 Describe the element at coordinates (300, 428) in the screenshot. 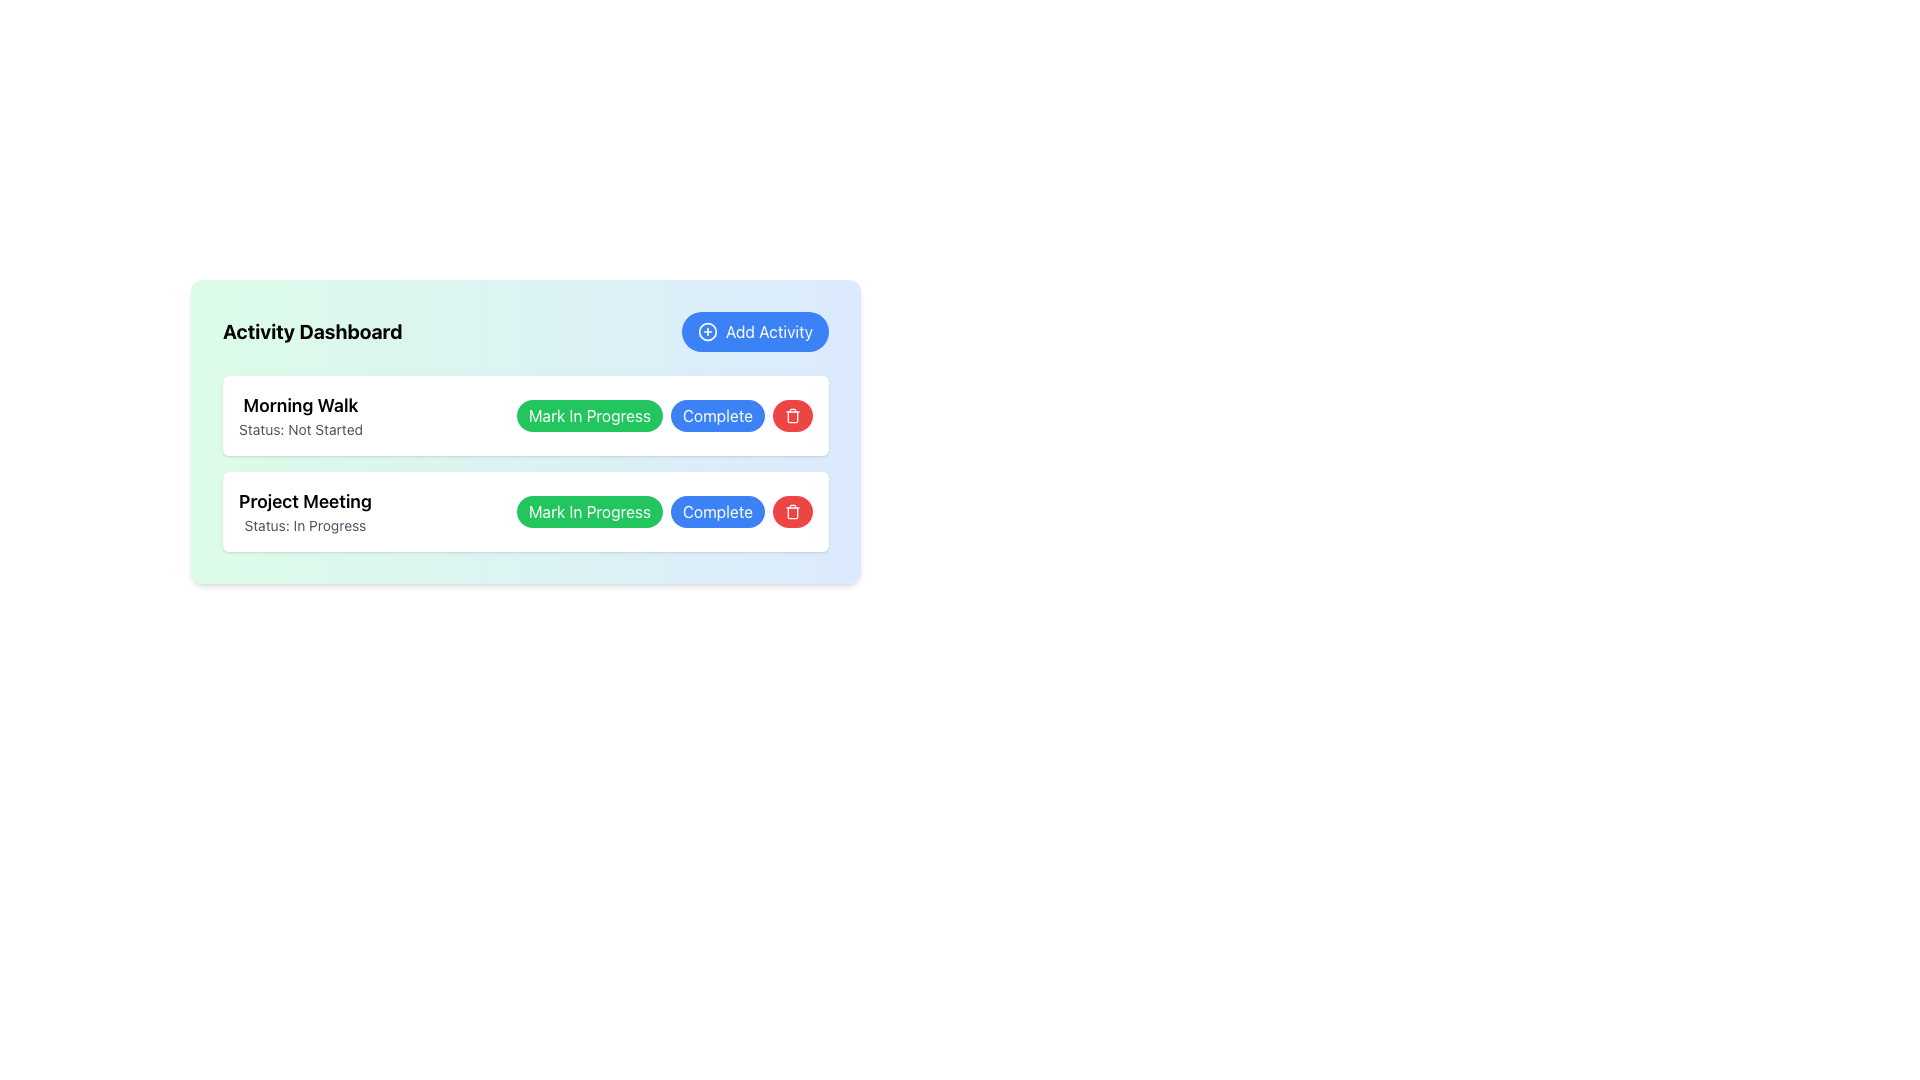

I see `the text label displaying 'Status: Not Started' located below the 'Morning Walk' title in the activity card` at that location.